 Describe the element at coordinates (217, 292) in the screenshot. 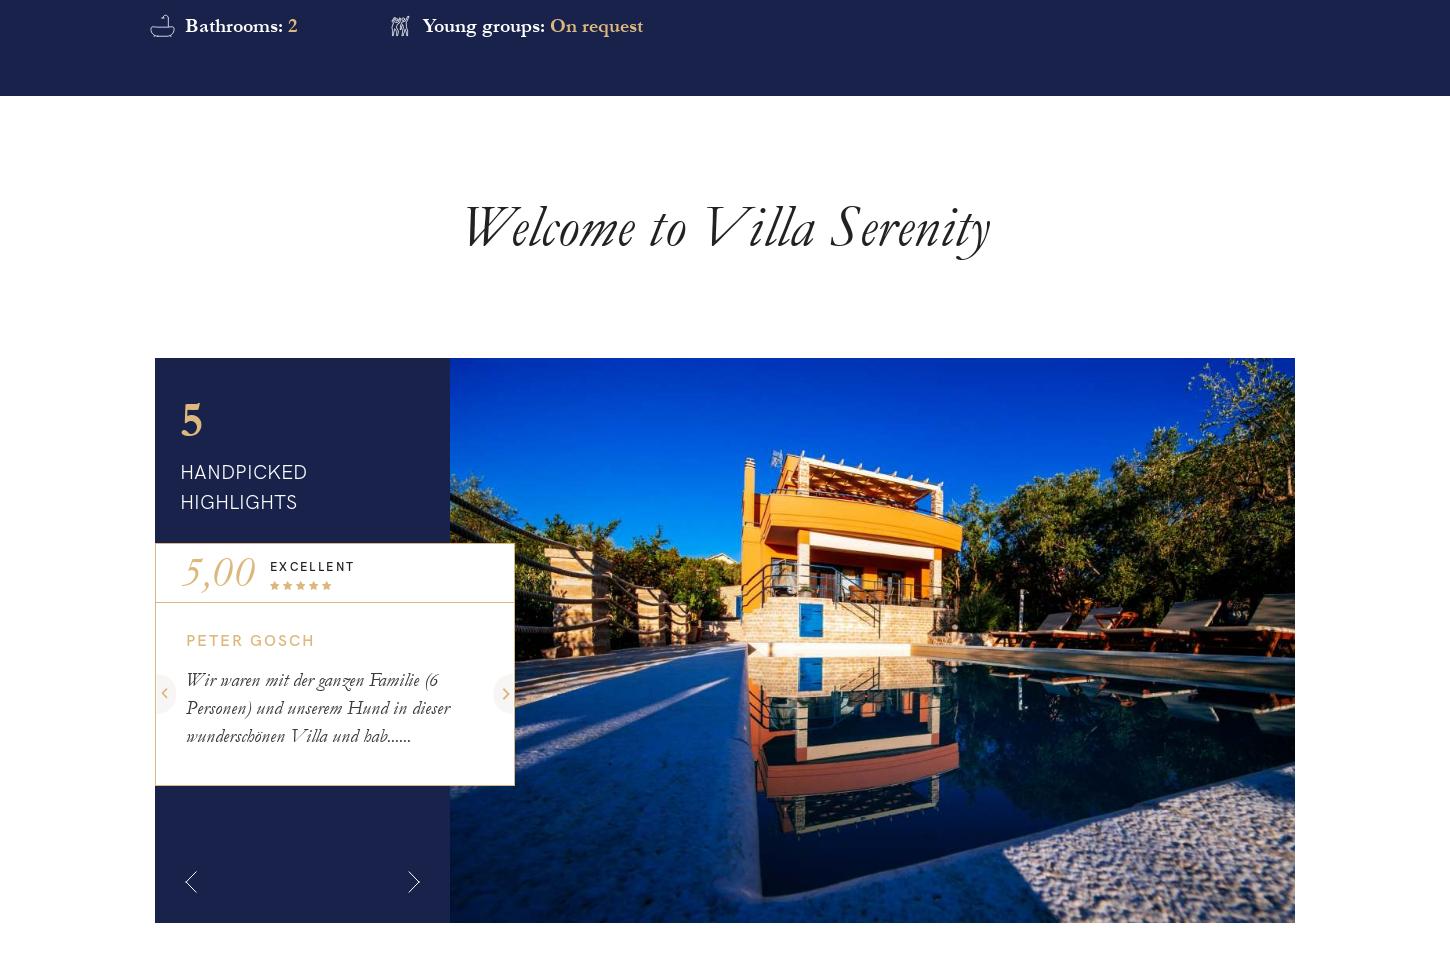

I see `'Follow us'` at that location.